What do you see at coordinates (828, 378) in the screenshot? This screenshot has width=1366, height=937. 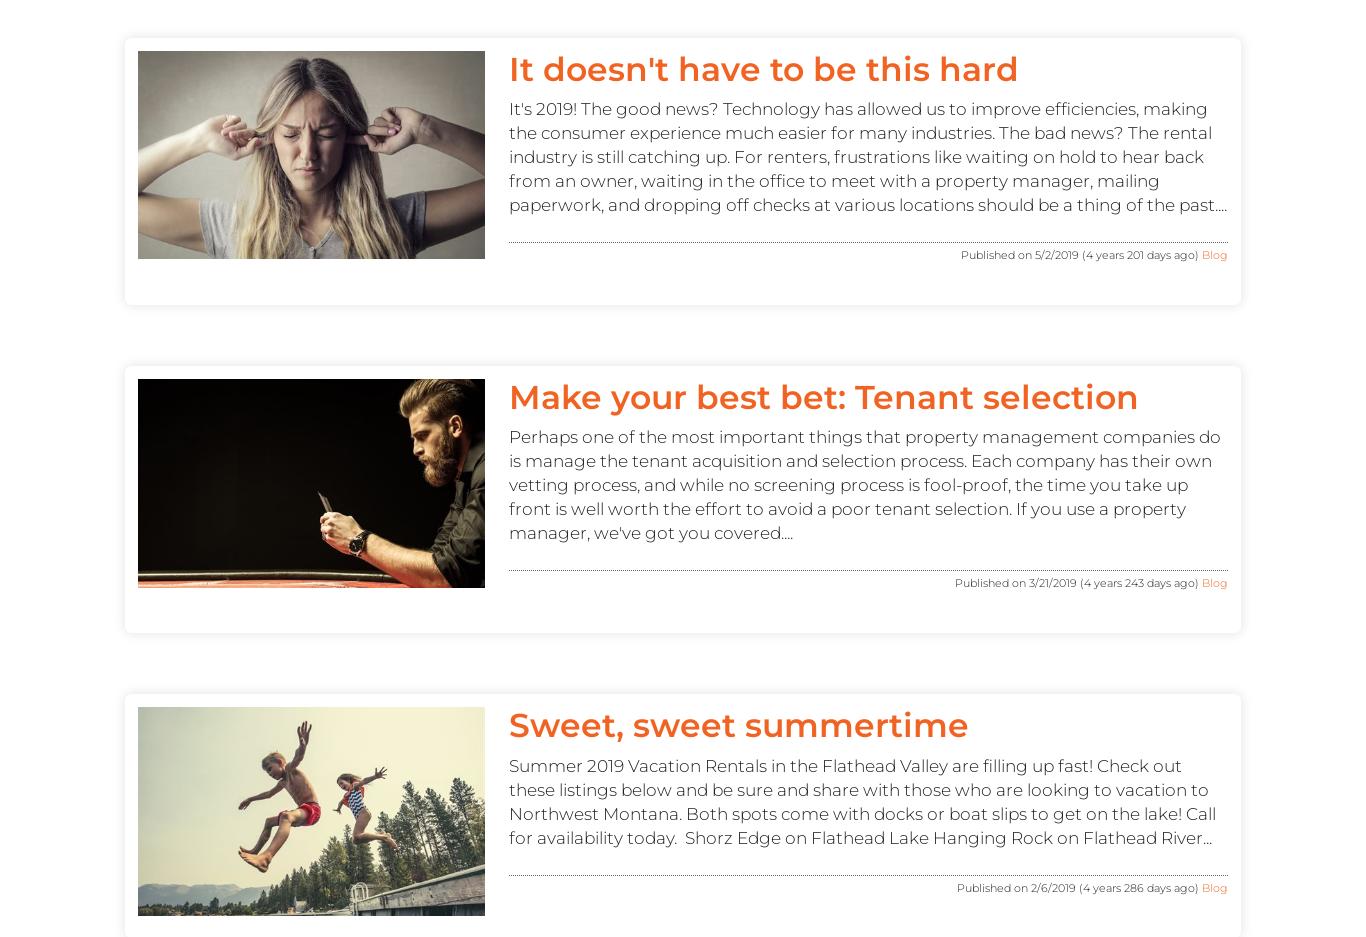 I see `'Login'` at bounding box center [828, 378].